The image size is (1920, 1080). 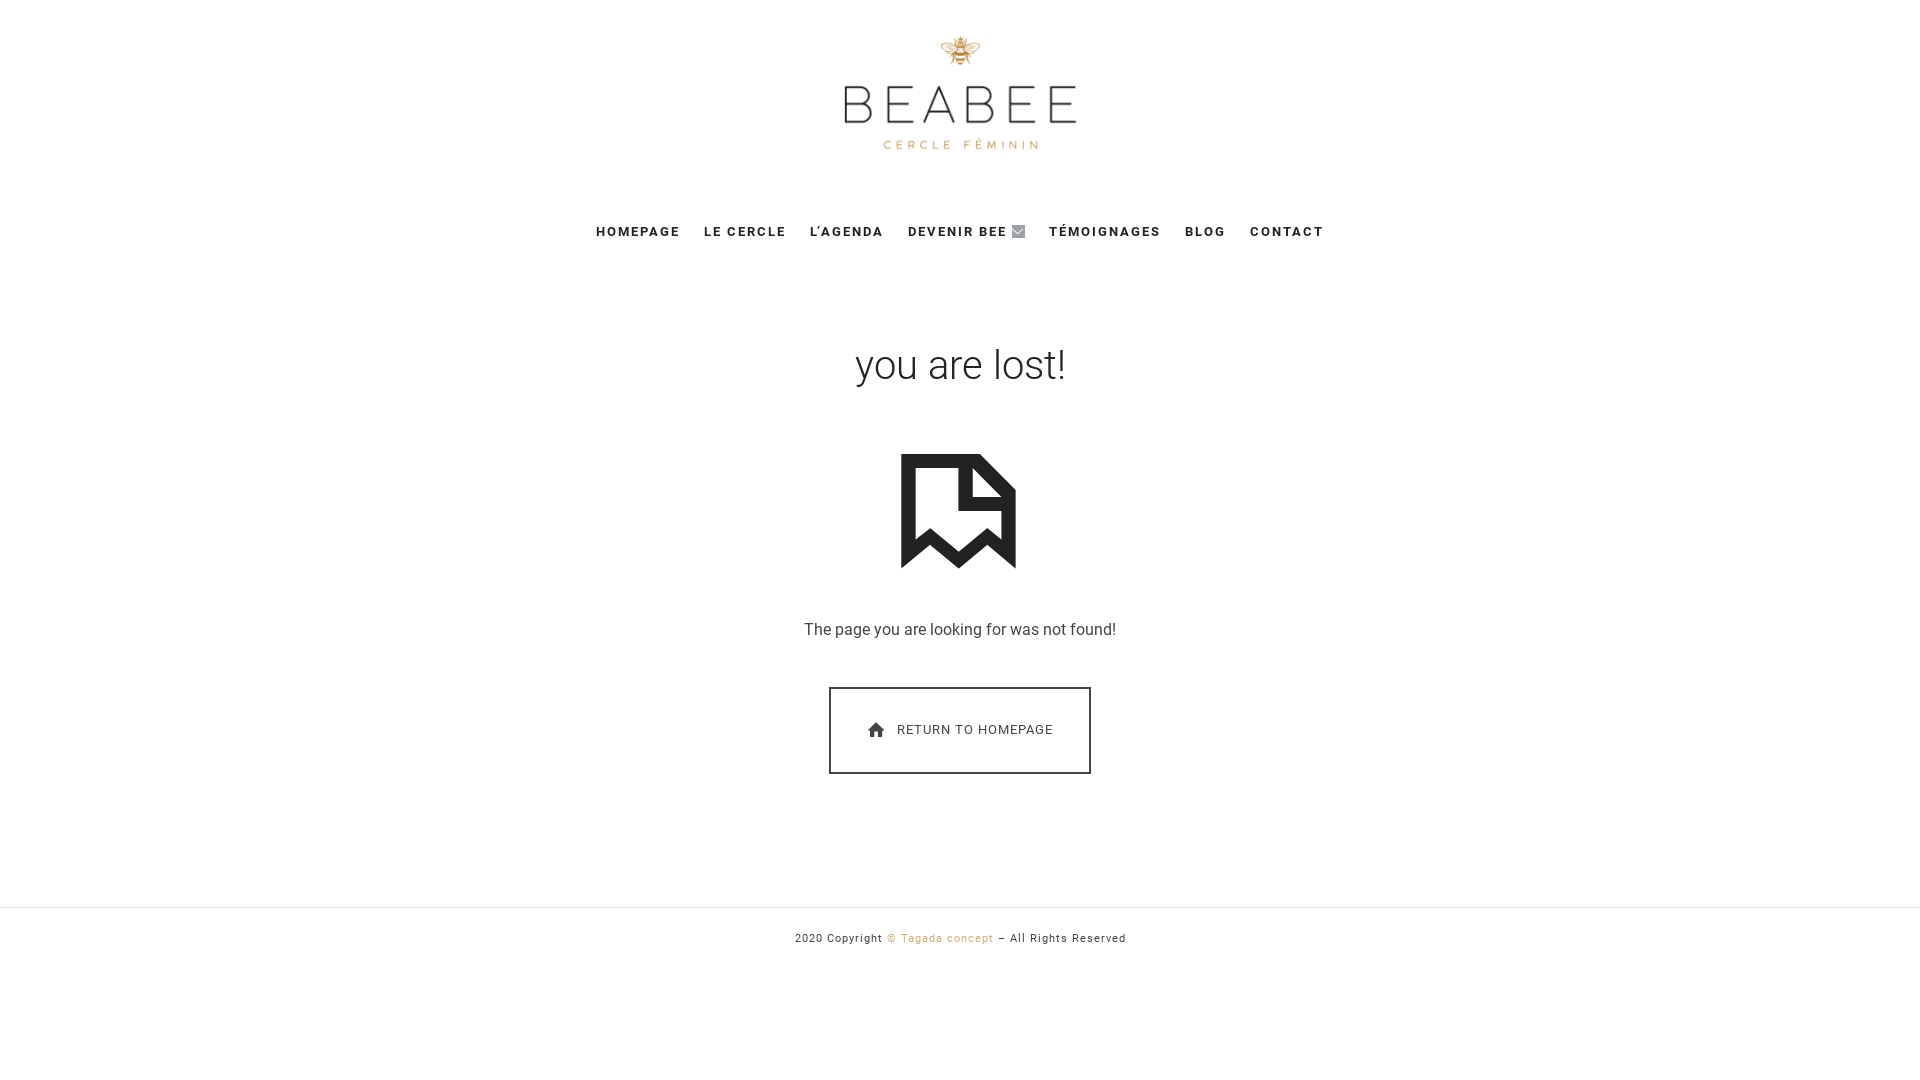 What do you see at coordinates (965, 230) in the screenshot?
I see `'DEVENIR BEE'` at bounding box center [965, 230].